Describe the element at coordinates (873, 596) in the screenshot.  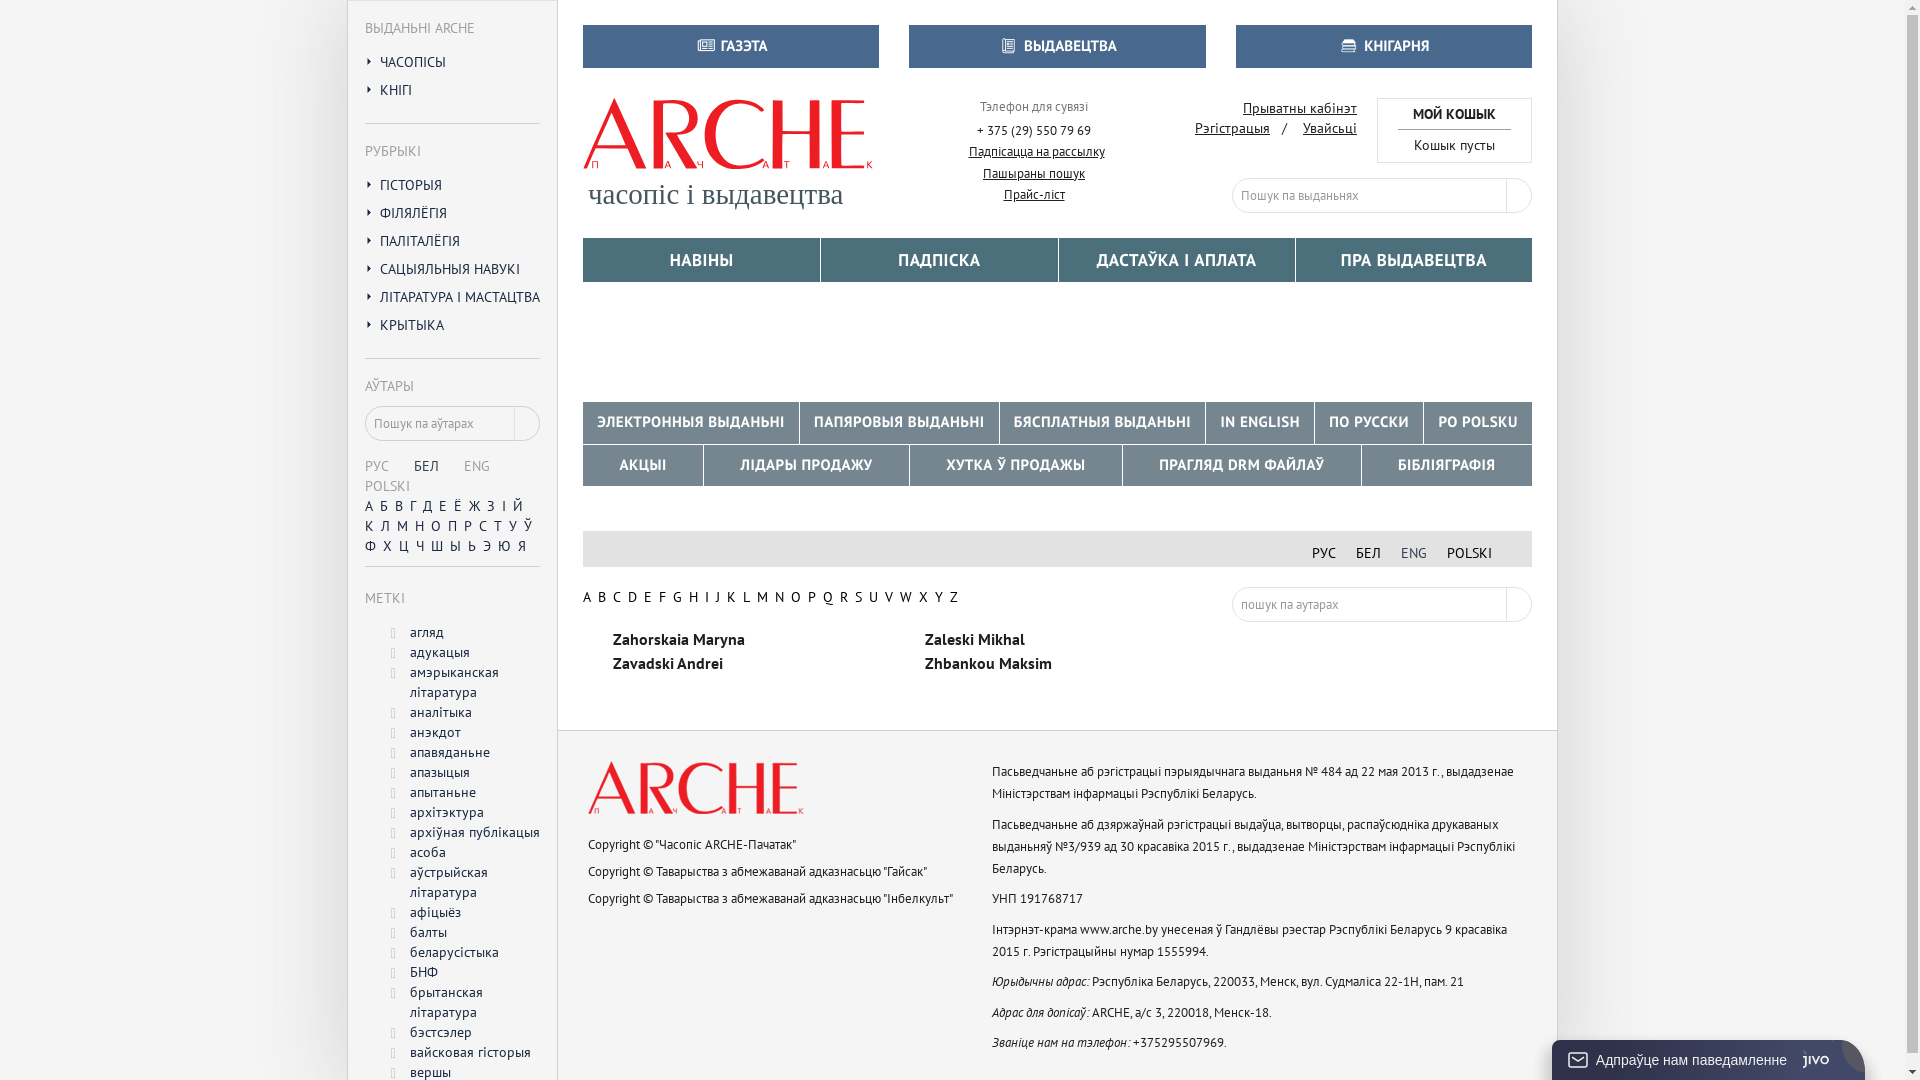
I see `'U'` at that location.